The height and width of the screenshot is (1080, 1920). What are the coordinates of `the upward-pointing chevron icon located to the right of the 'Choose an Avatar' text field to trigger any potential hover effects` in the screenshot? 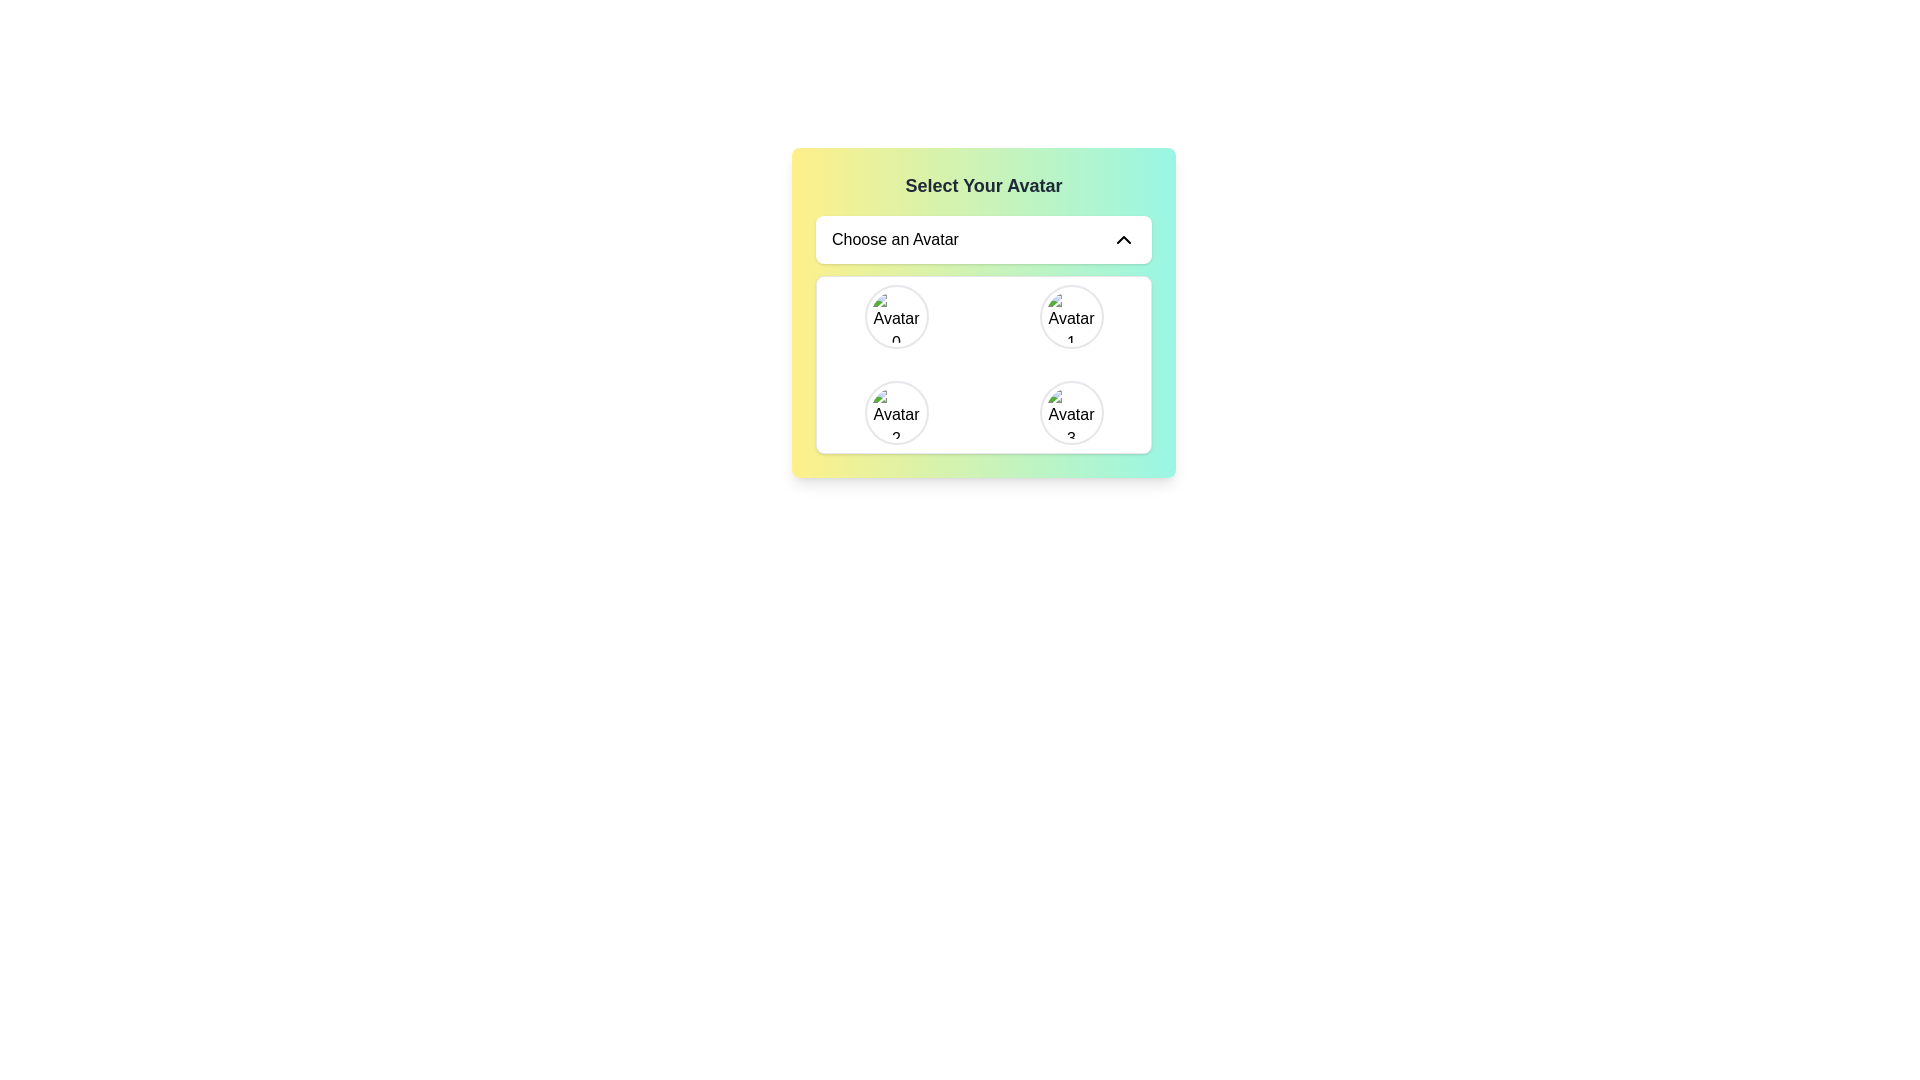 It's located at (1123, 238).